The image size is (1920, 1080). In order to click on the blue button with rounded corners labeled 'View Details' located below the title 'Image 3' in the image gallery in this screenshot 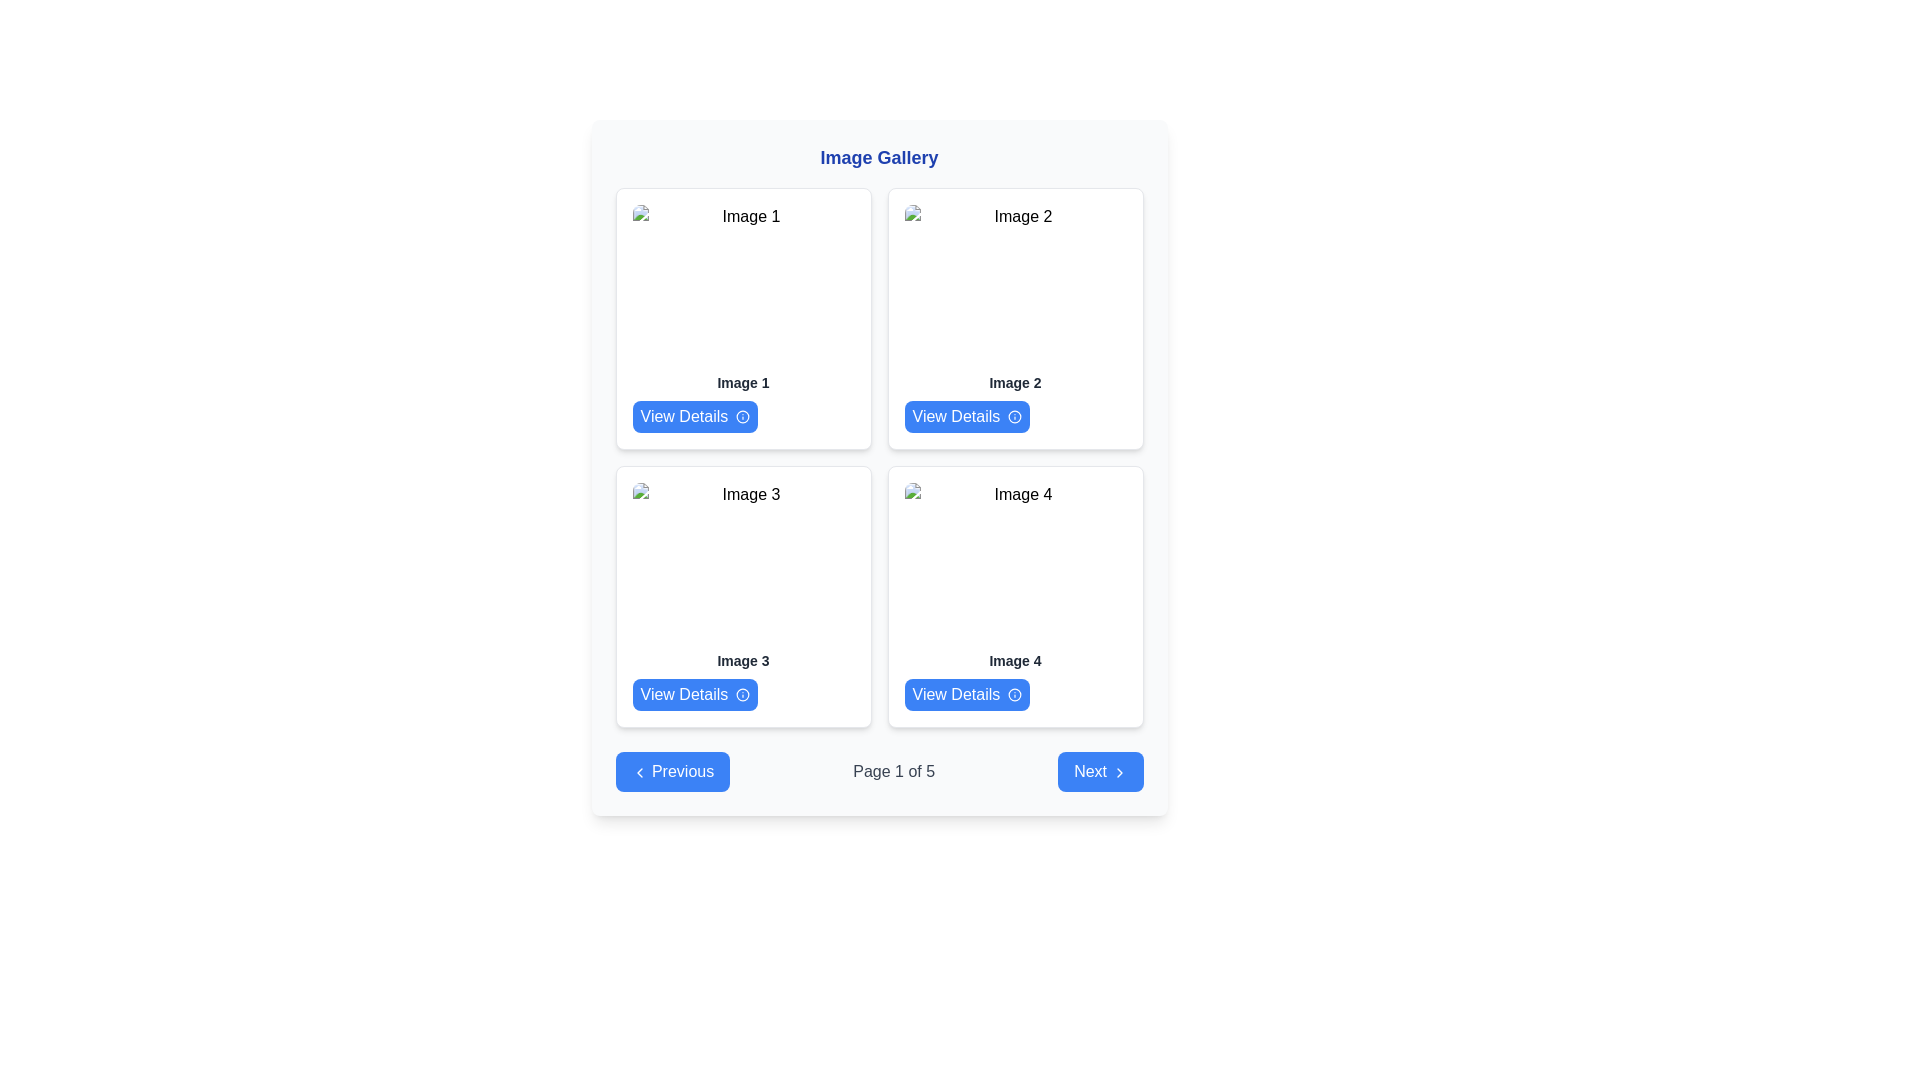, I will do `click(695, 693)`.